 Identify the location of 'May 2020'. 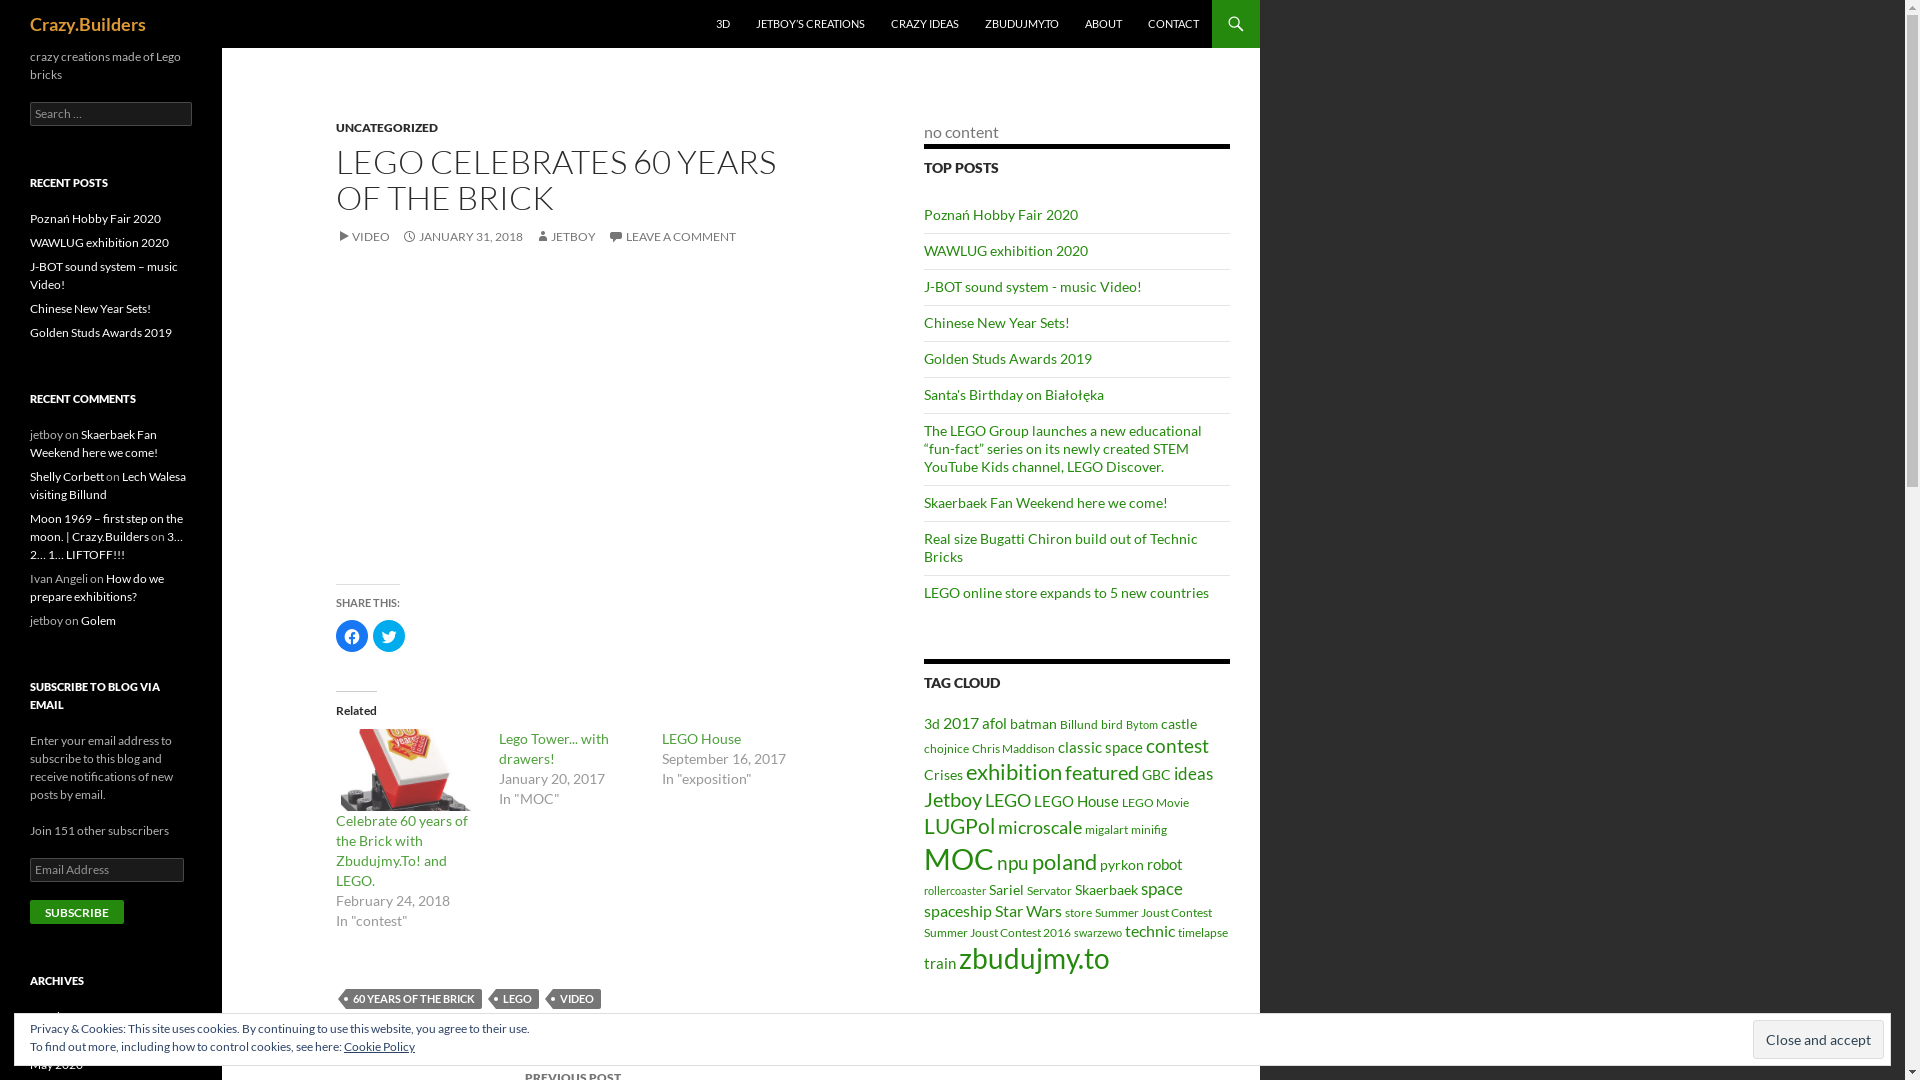
(56, 1063).